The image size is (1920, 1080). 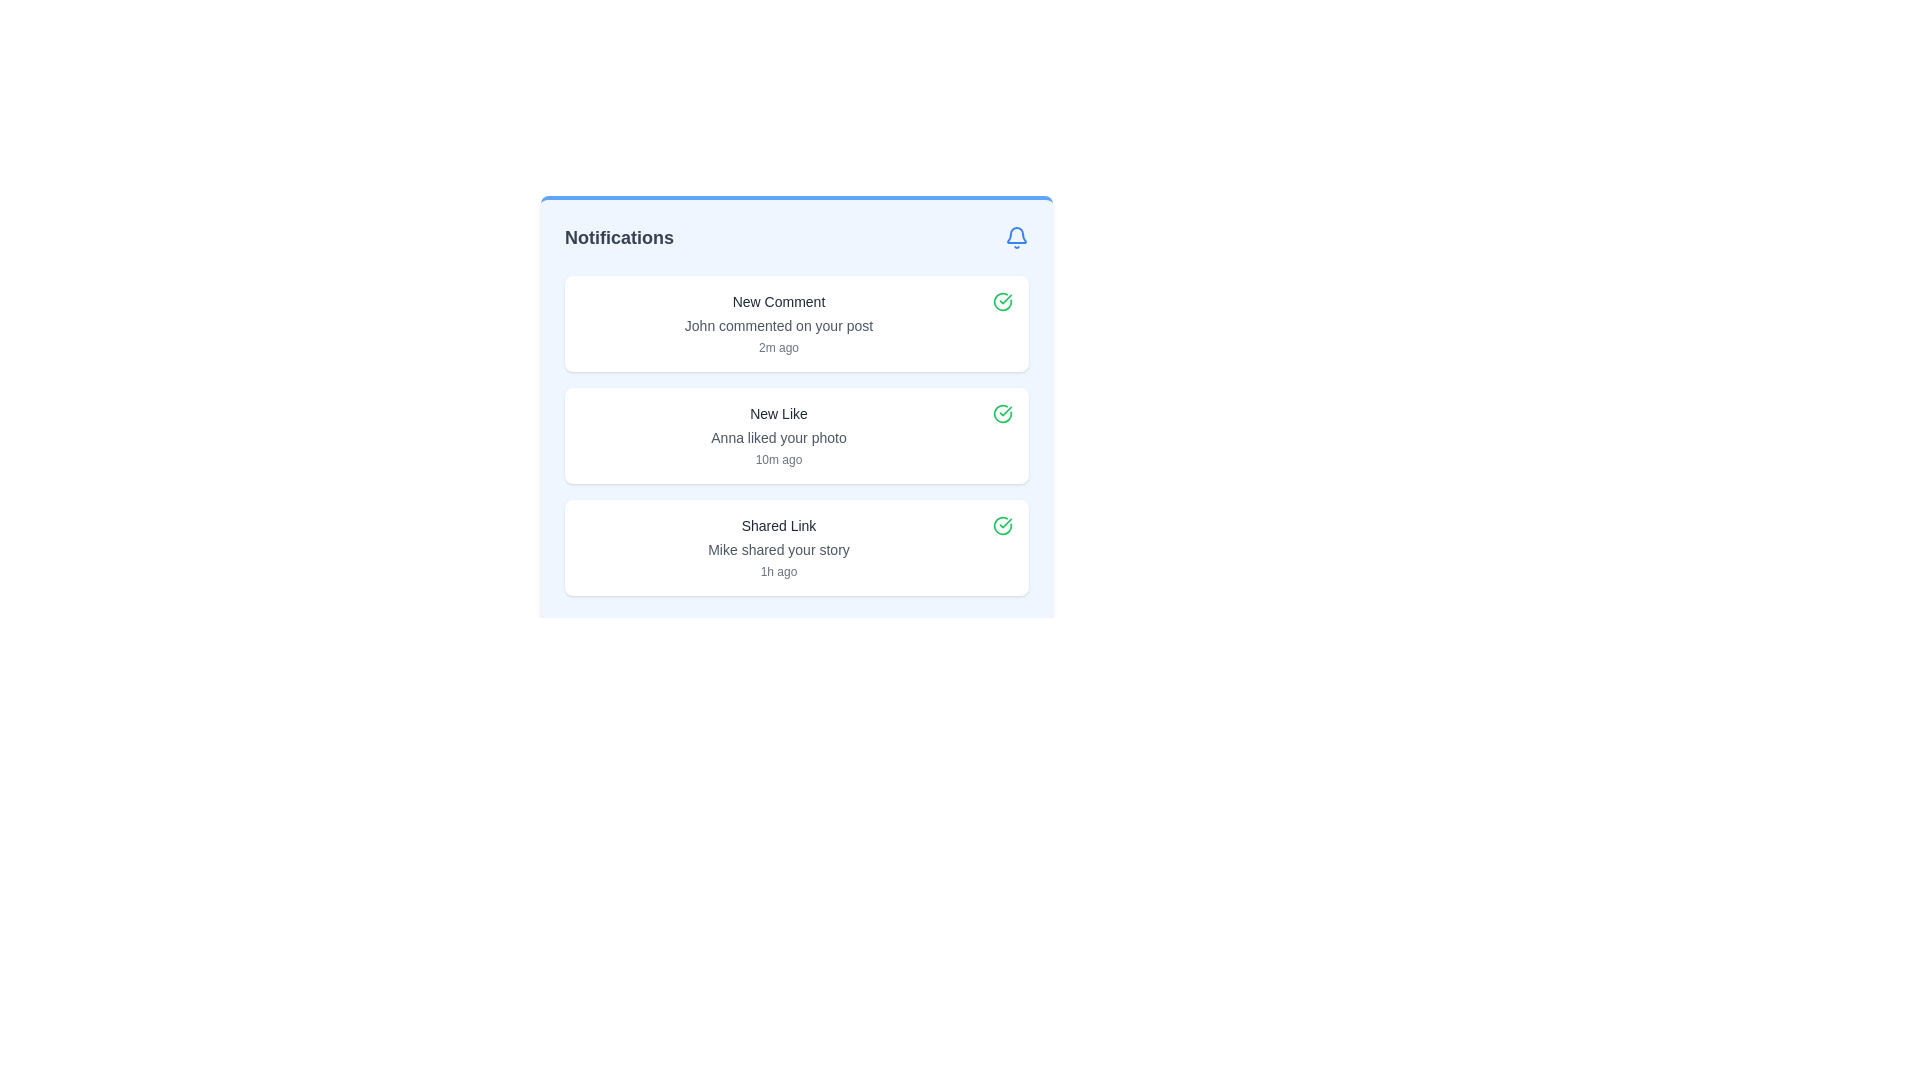 What do you see at coordinates (795, 547) in the screenshot?
I see `the third notification item with the text 'Shared Link Mike shared your story 1h ago'` at bounding box center [795, 547].